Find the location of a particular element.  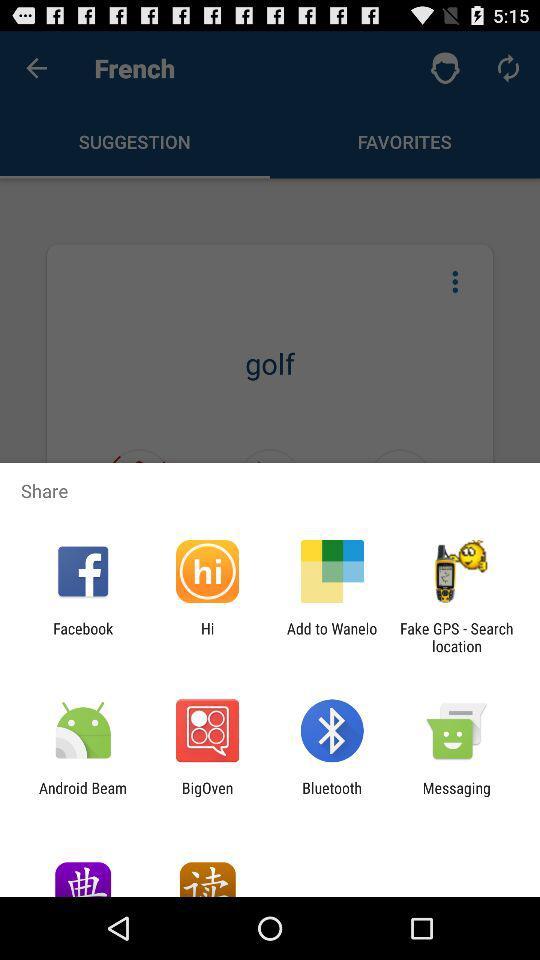

bigoven app is located at coordinates (206, 796).